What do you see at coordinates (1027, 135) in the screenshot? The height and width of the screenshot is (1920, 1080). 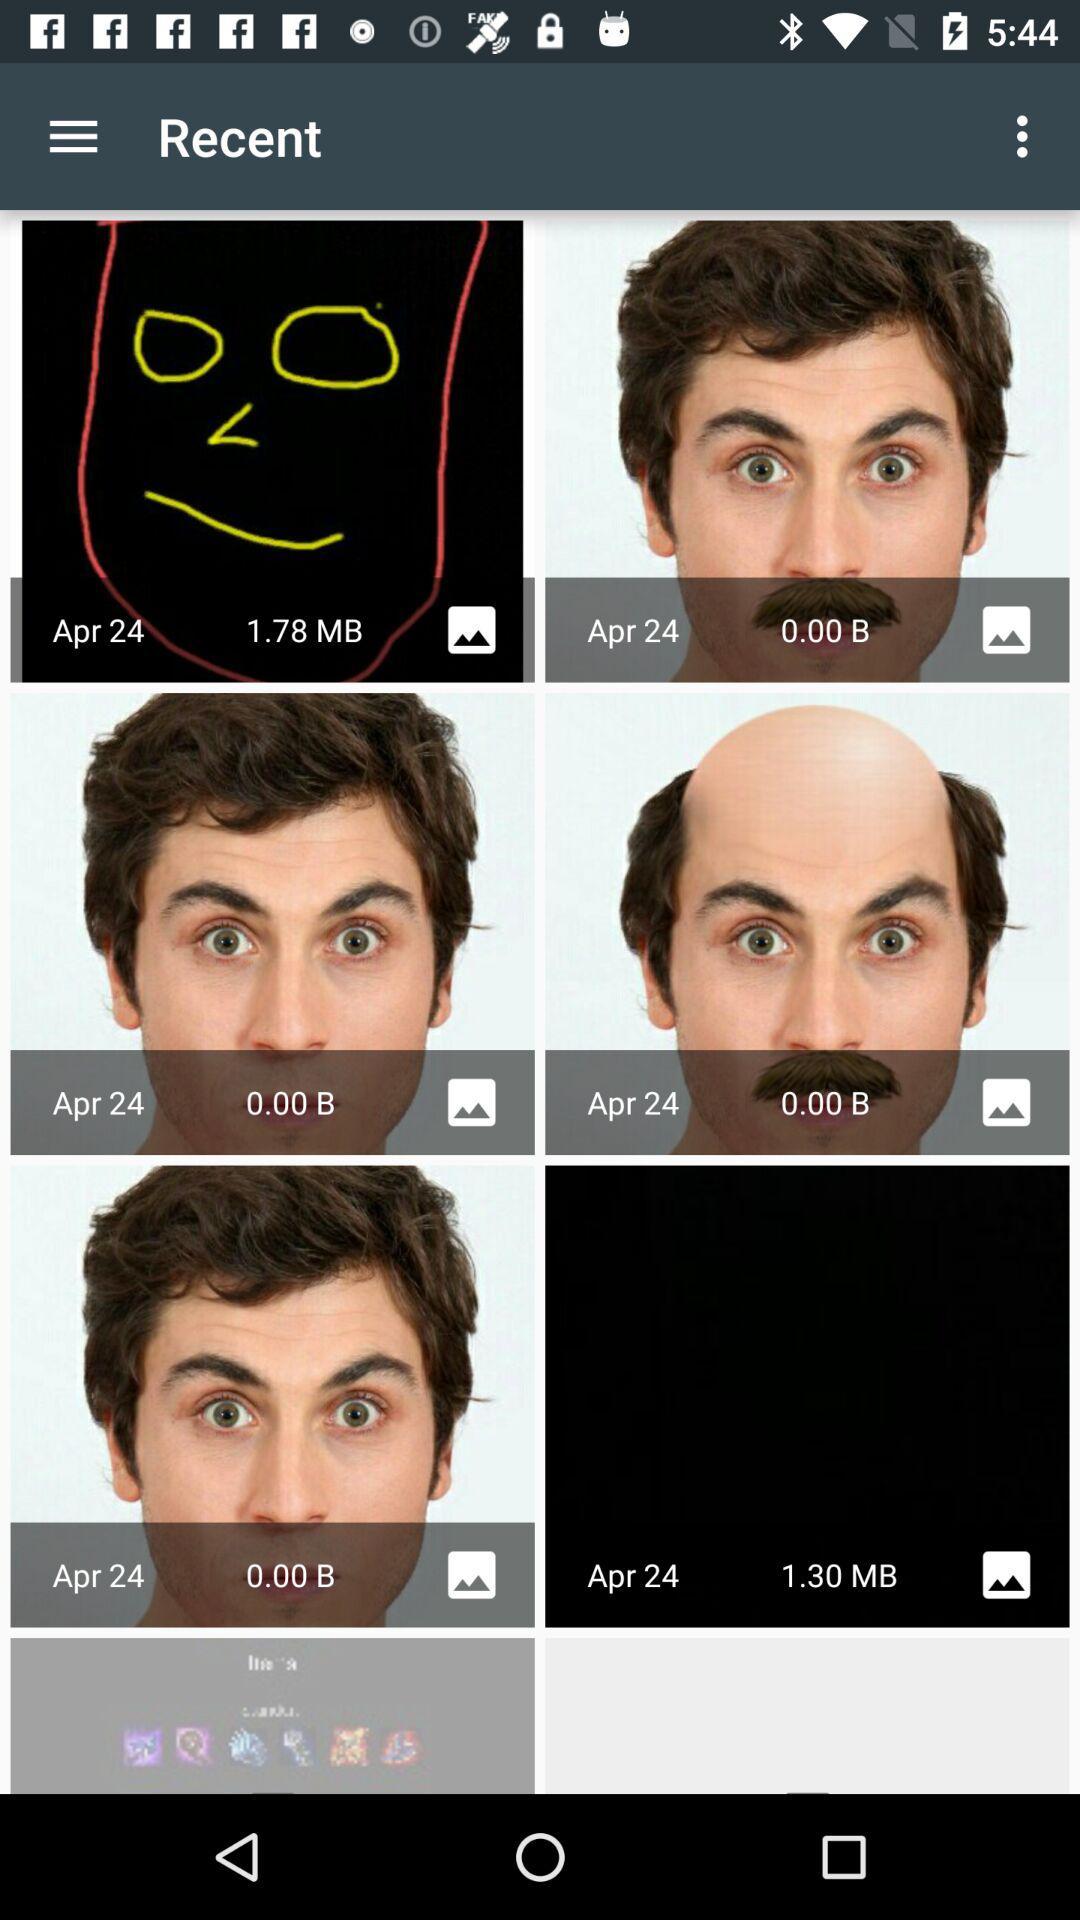 I see `the app to the right of recent item` at bounding box center [1027, 135].